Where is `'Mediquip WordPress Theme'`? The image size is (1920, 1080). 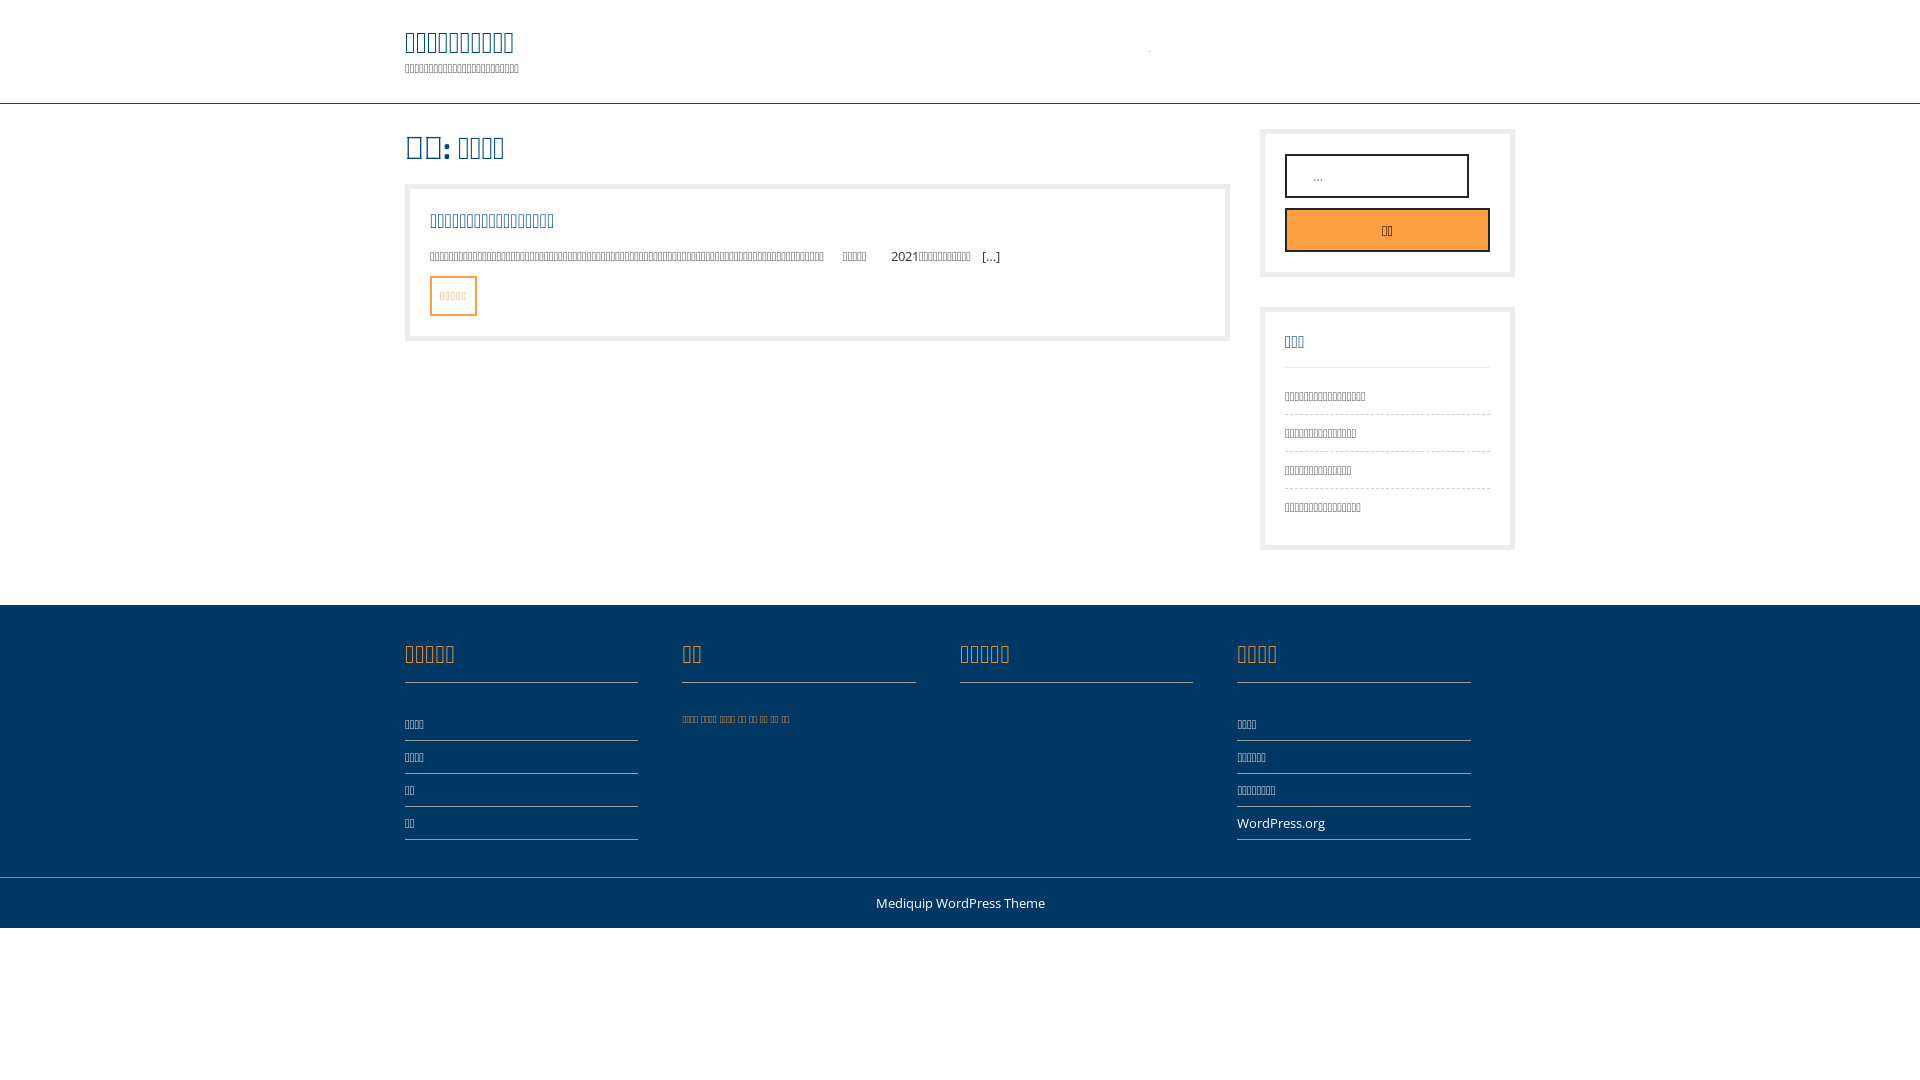
'Mediquip WordPress Theme' is located at coordinates (960, 902).